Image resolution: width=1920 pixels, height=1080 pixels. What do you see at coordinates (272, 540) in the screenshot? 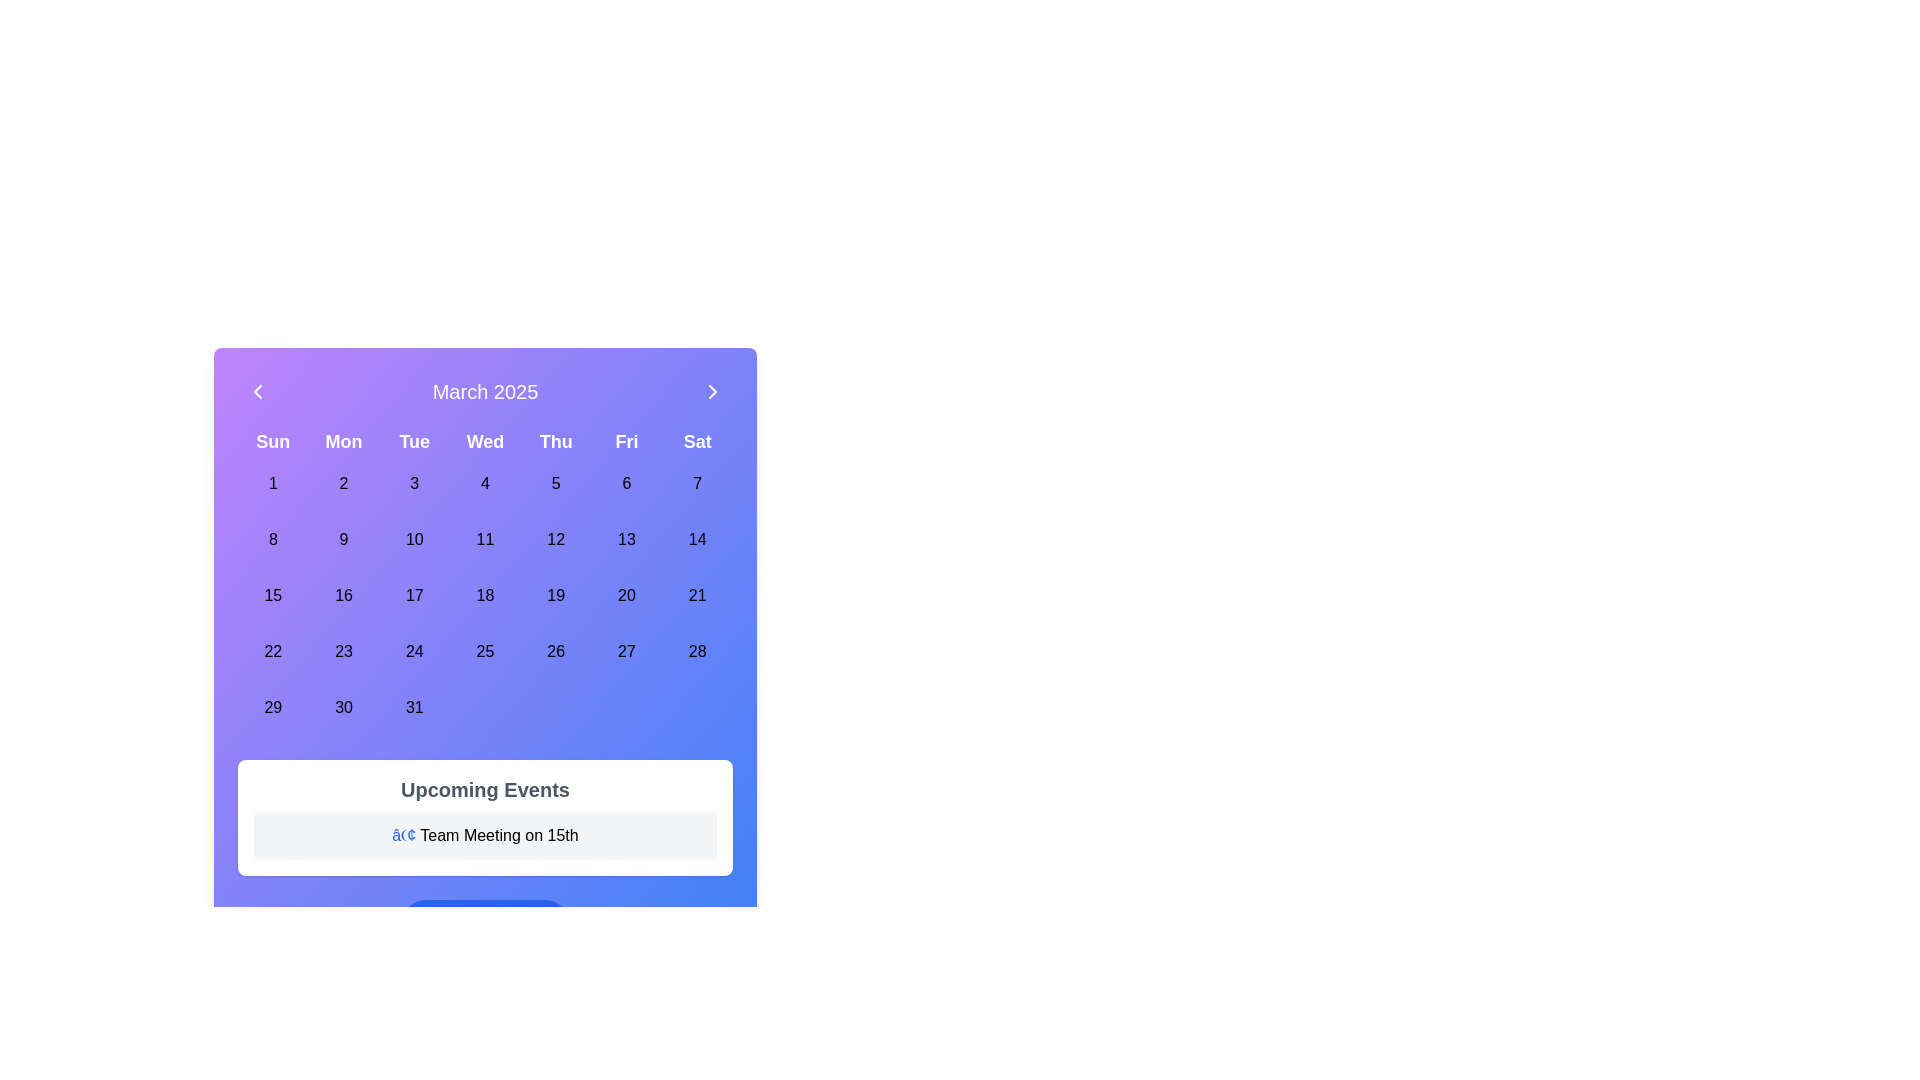
I see `the circular calendar date button with the number '8'` at bounding box center [272, 540].